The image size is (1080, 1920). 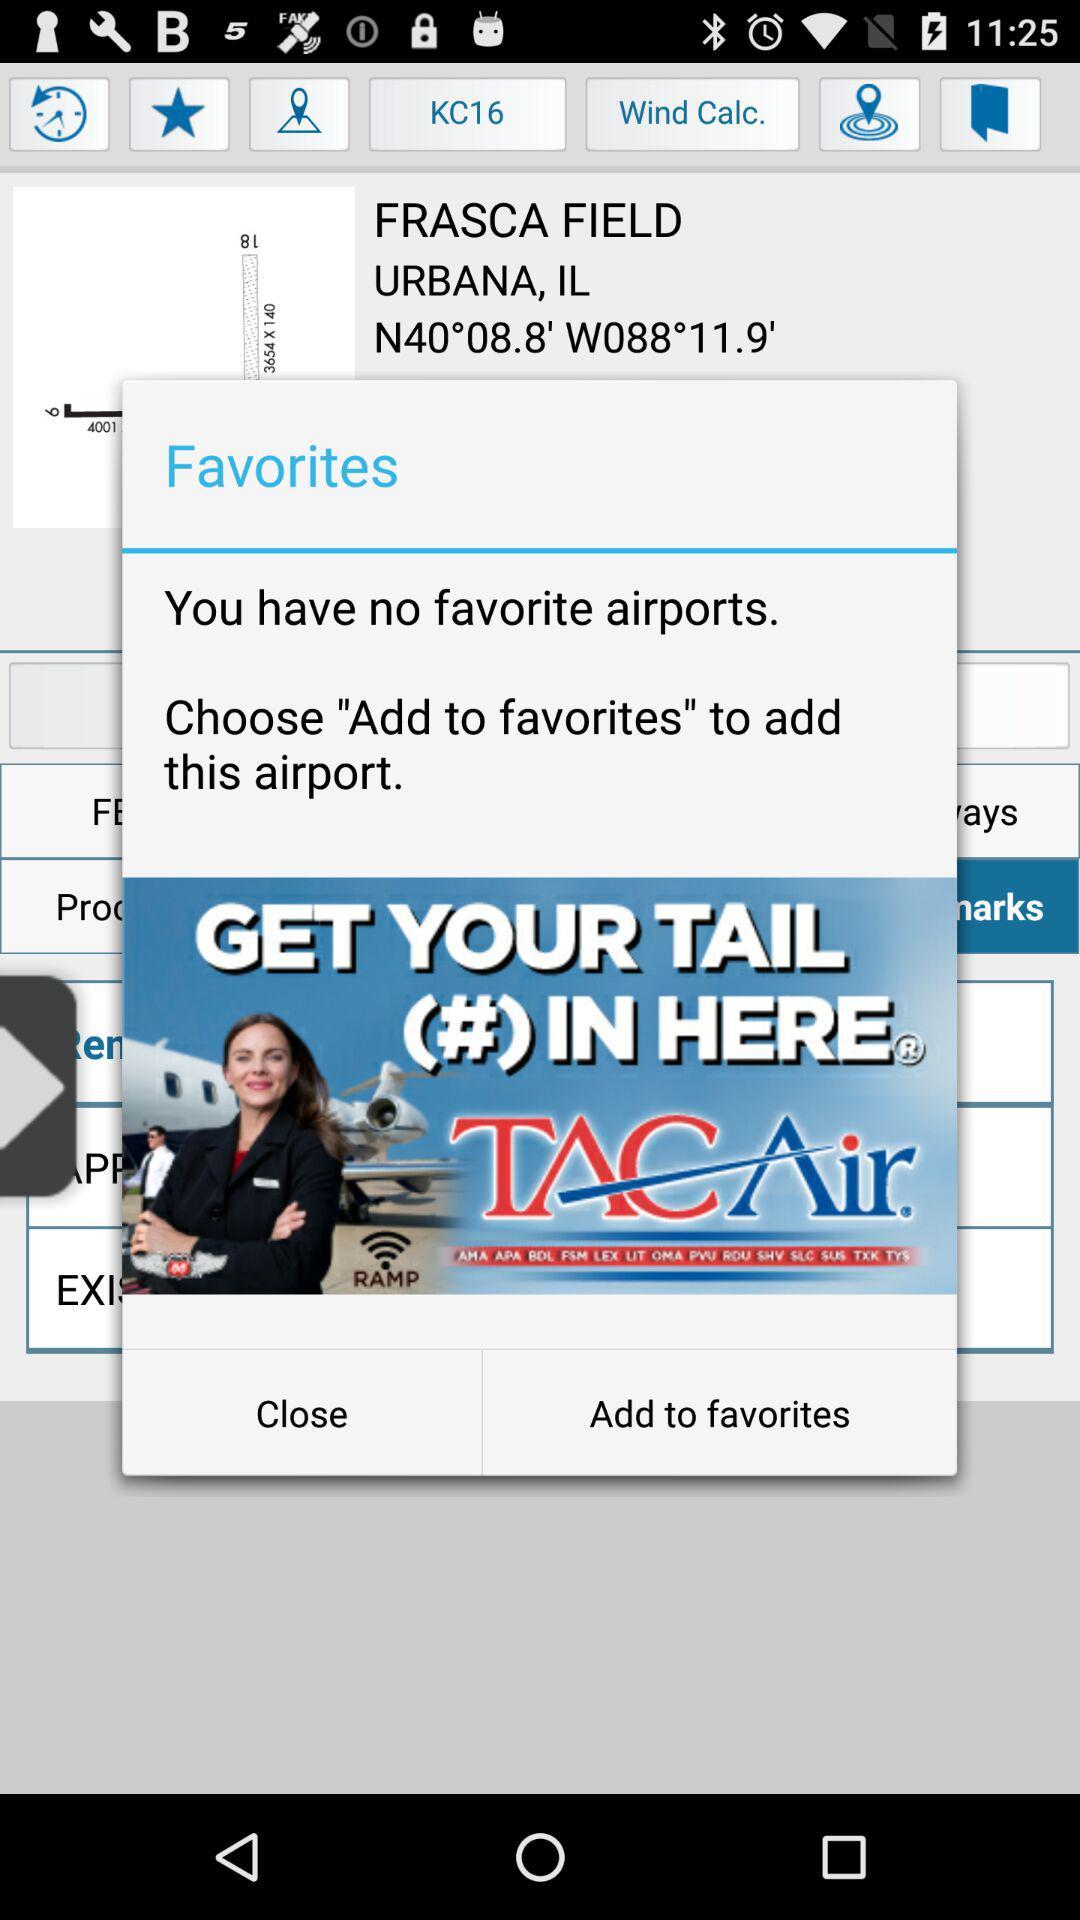 What do you see at coordinates (538, 1084) in the screenshot?
I see `item below you have no` at bounding box center [538, 1084].